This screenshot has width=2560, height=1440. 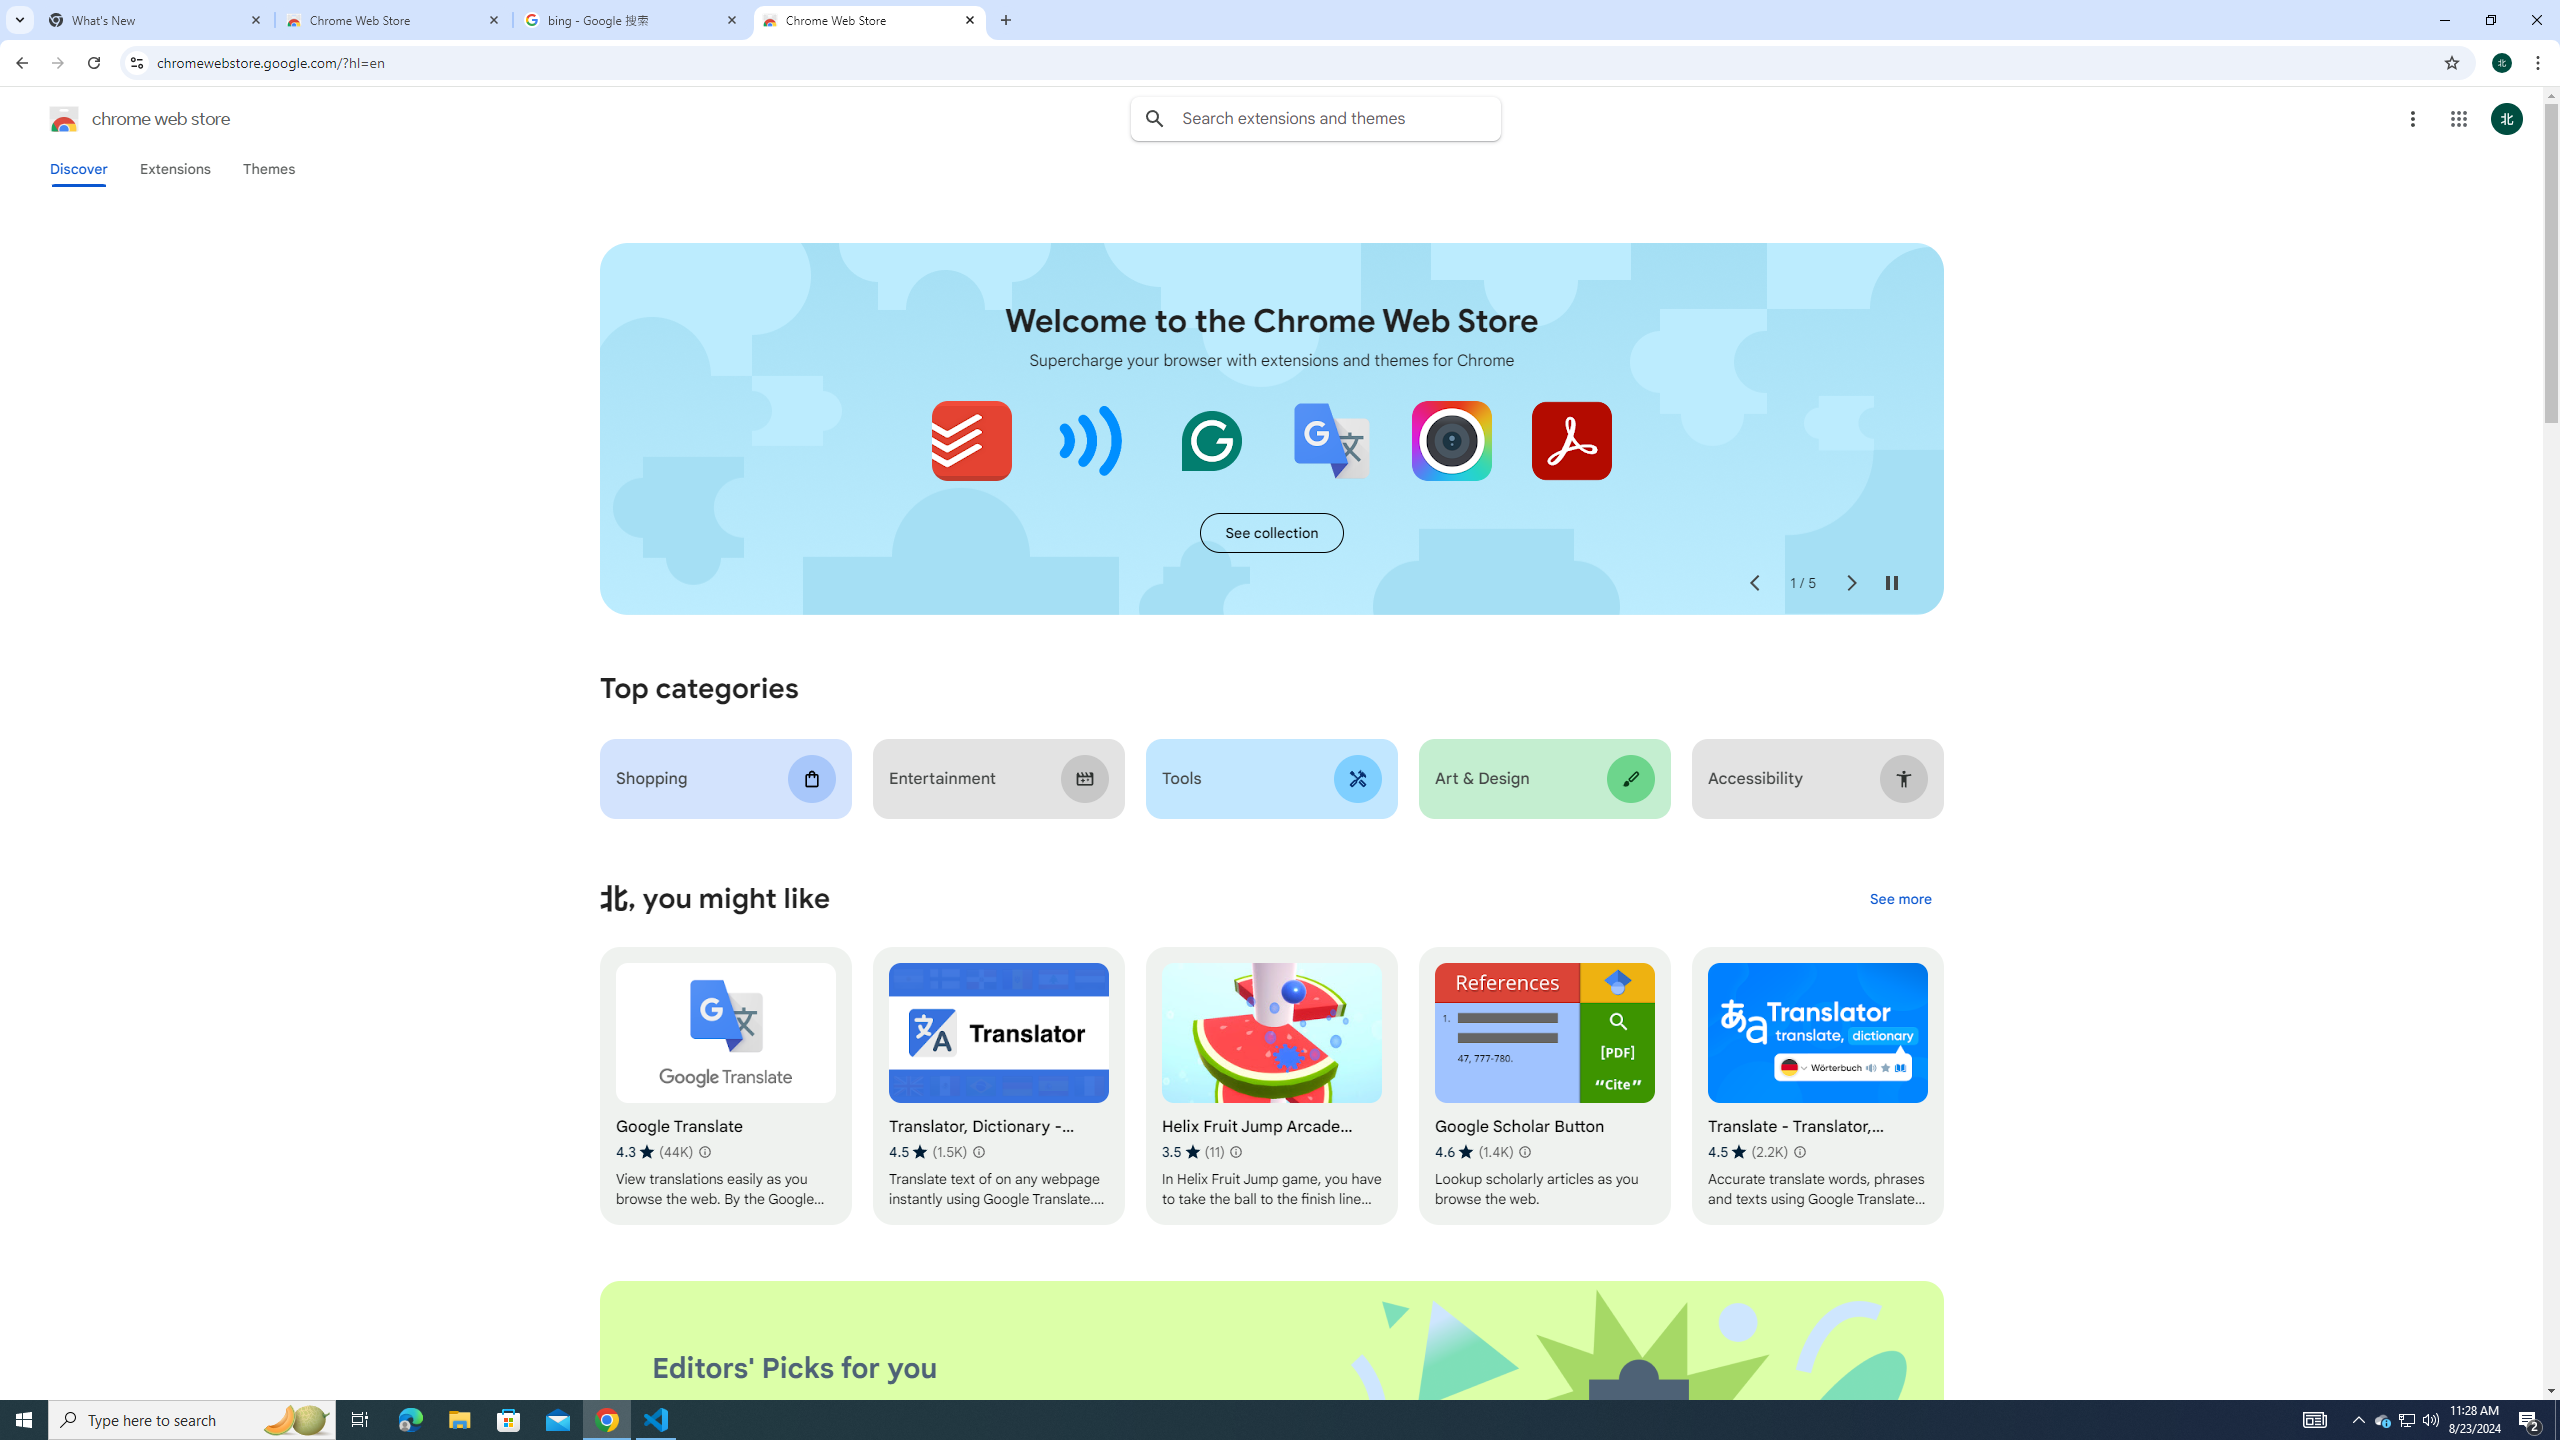 What do you see at coordinates (998, 1085) in the screenshot?
I see `'Translator, Dictionary - Accurate Translate'` at bounding box center [998, 1085].